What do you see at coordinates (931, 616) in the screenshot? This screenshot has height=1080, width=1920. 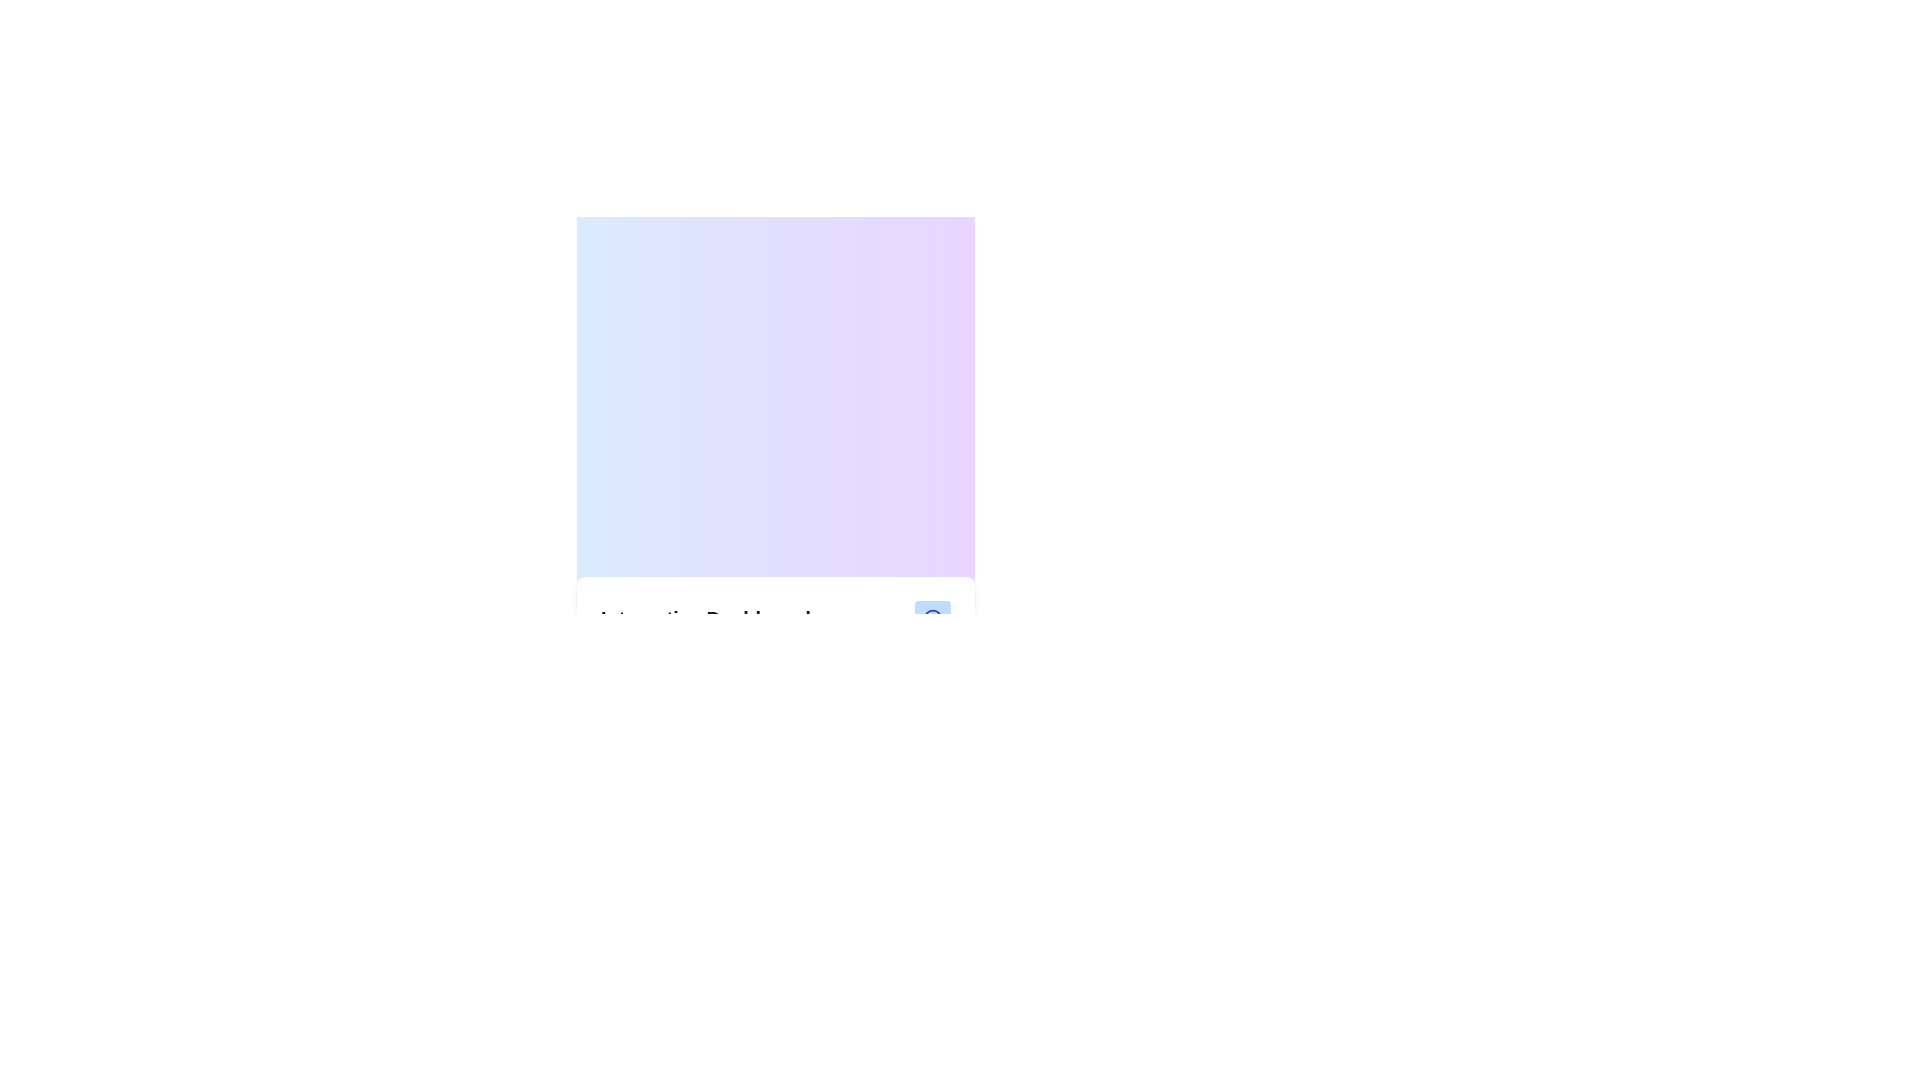 I see `the help button with an embedded icon located at the right side of the 'Interactive Dashboard' header` at bounding box center [931, 616].